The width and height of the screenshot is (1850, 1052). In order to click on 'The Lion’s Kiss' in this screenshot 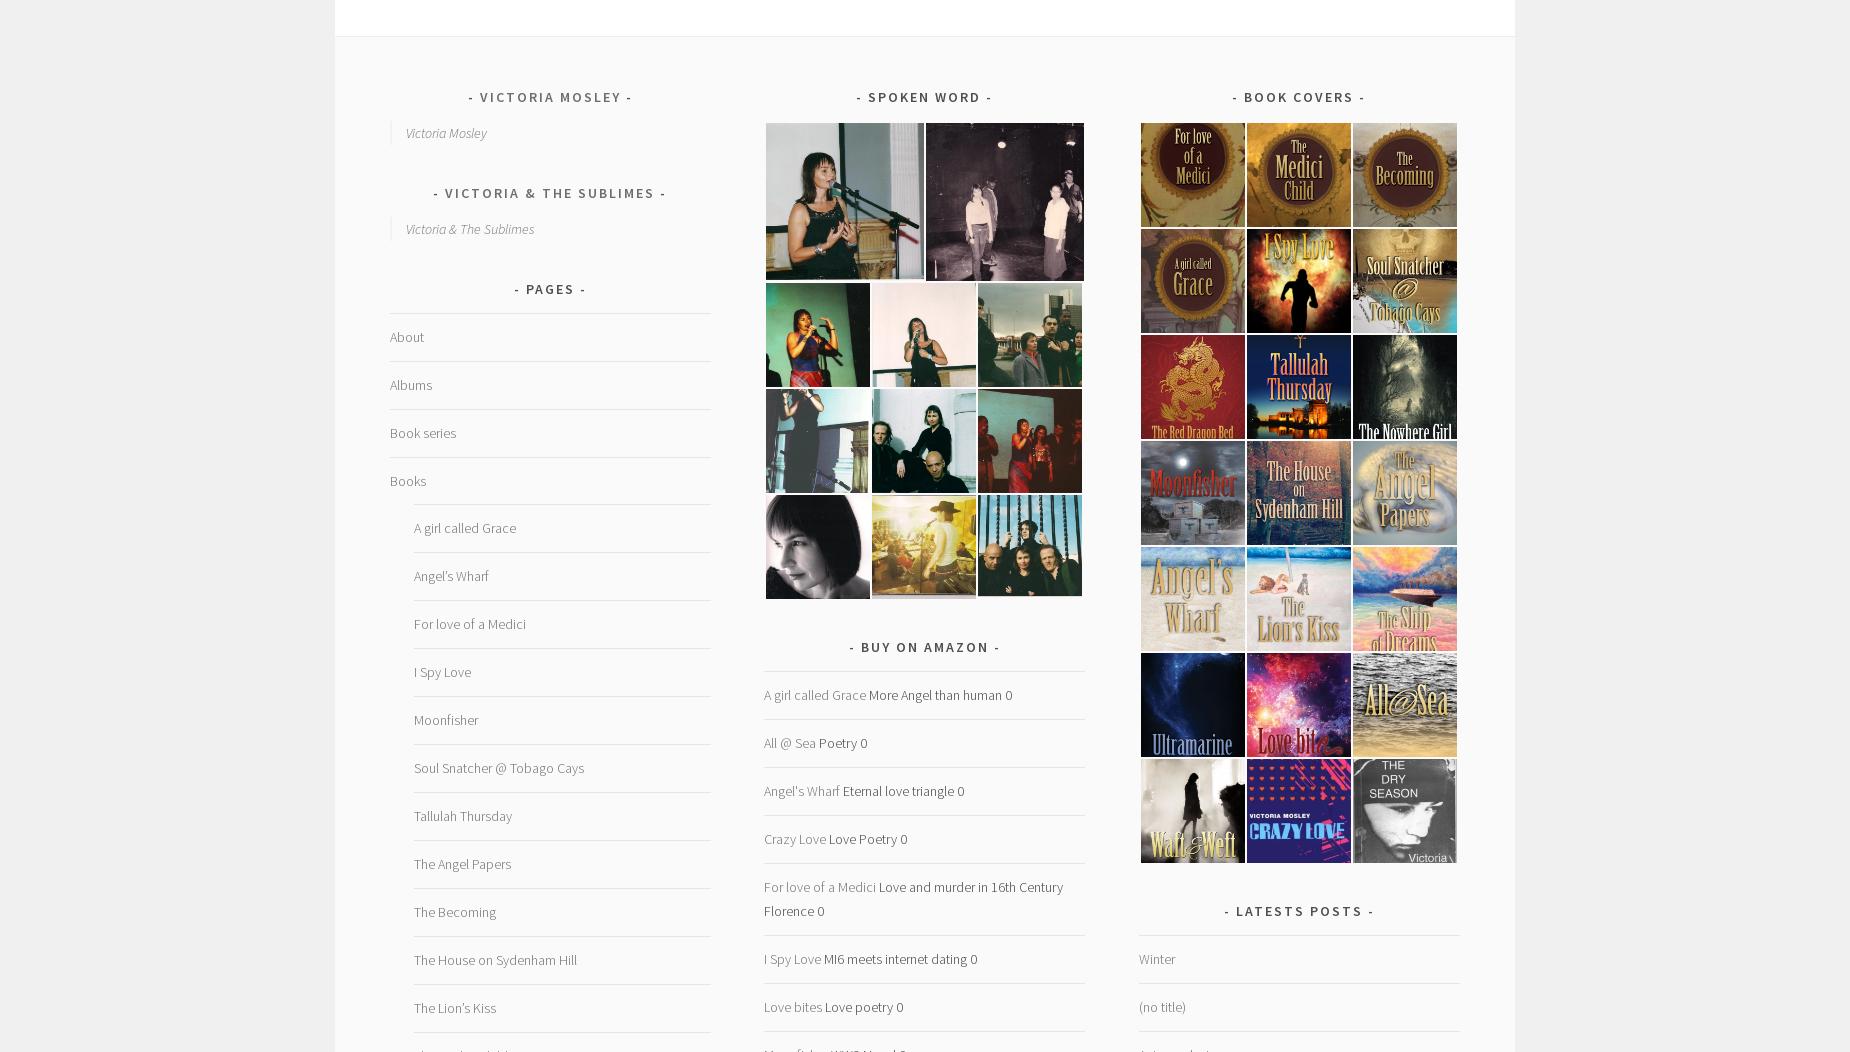, I will do `click(452, 1006)`.